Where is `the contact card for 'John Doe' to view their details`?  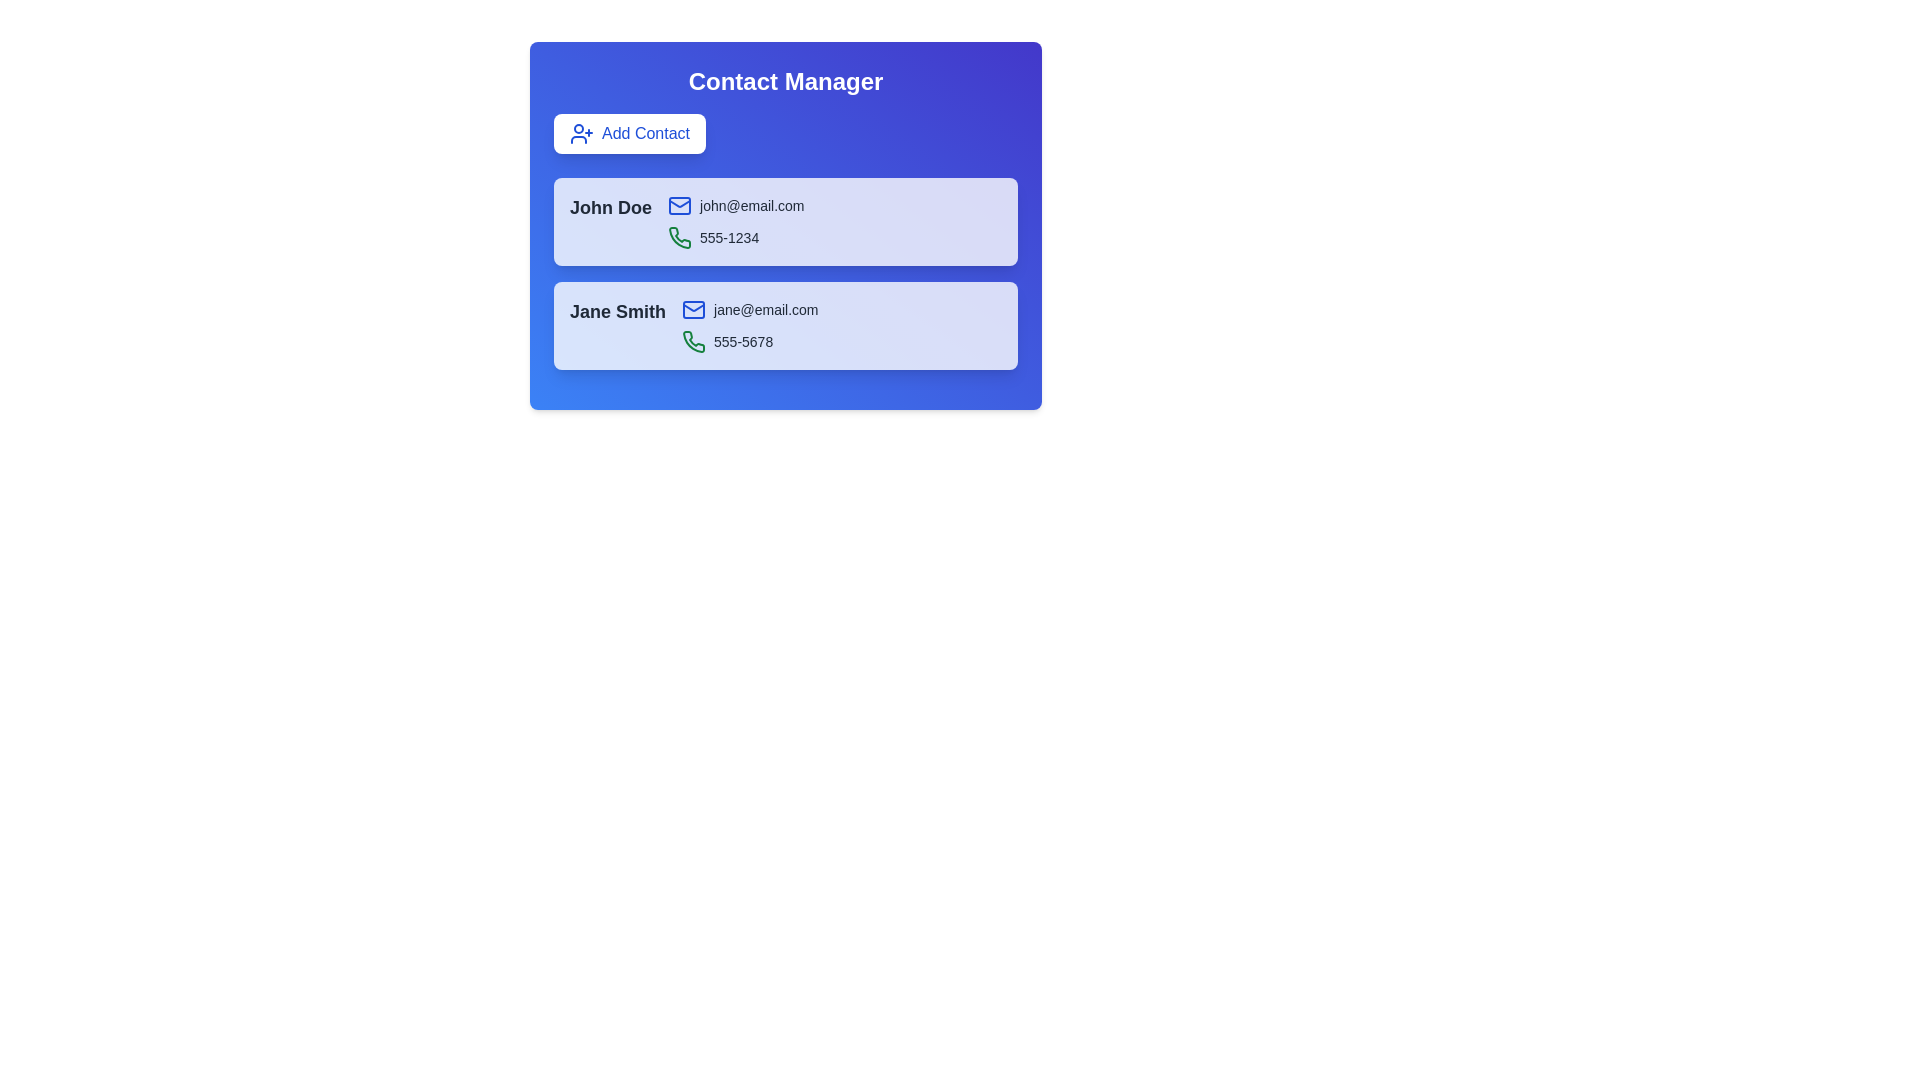 the contact card for 'John Doe' to view their details is located at coordinates (609, 208).